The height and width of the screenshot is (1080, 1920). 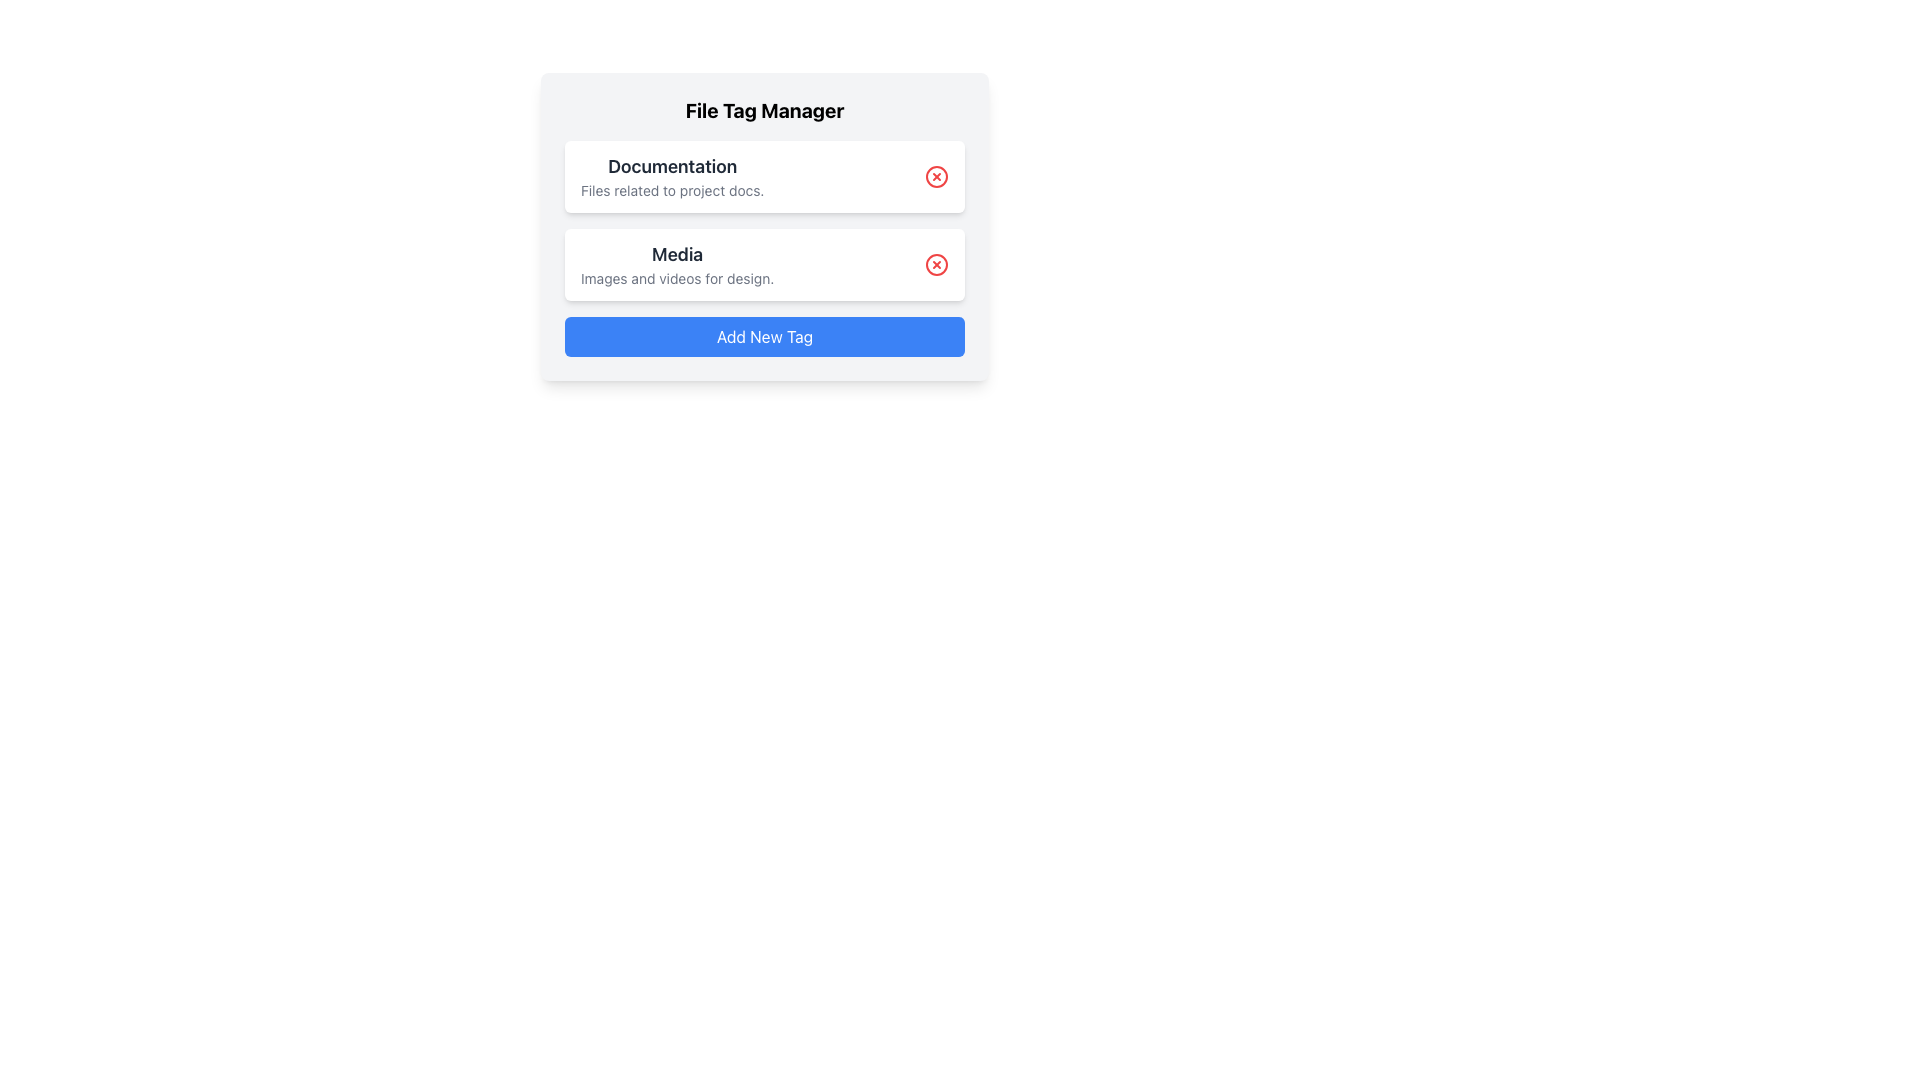 I want to click on the bold text label 'Documentation' located at the top of the 'File Tag Manager' section, which is visually distinct and appears above the text description 'Files related to project docs.', so click(x=672, y=165).